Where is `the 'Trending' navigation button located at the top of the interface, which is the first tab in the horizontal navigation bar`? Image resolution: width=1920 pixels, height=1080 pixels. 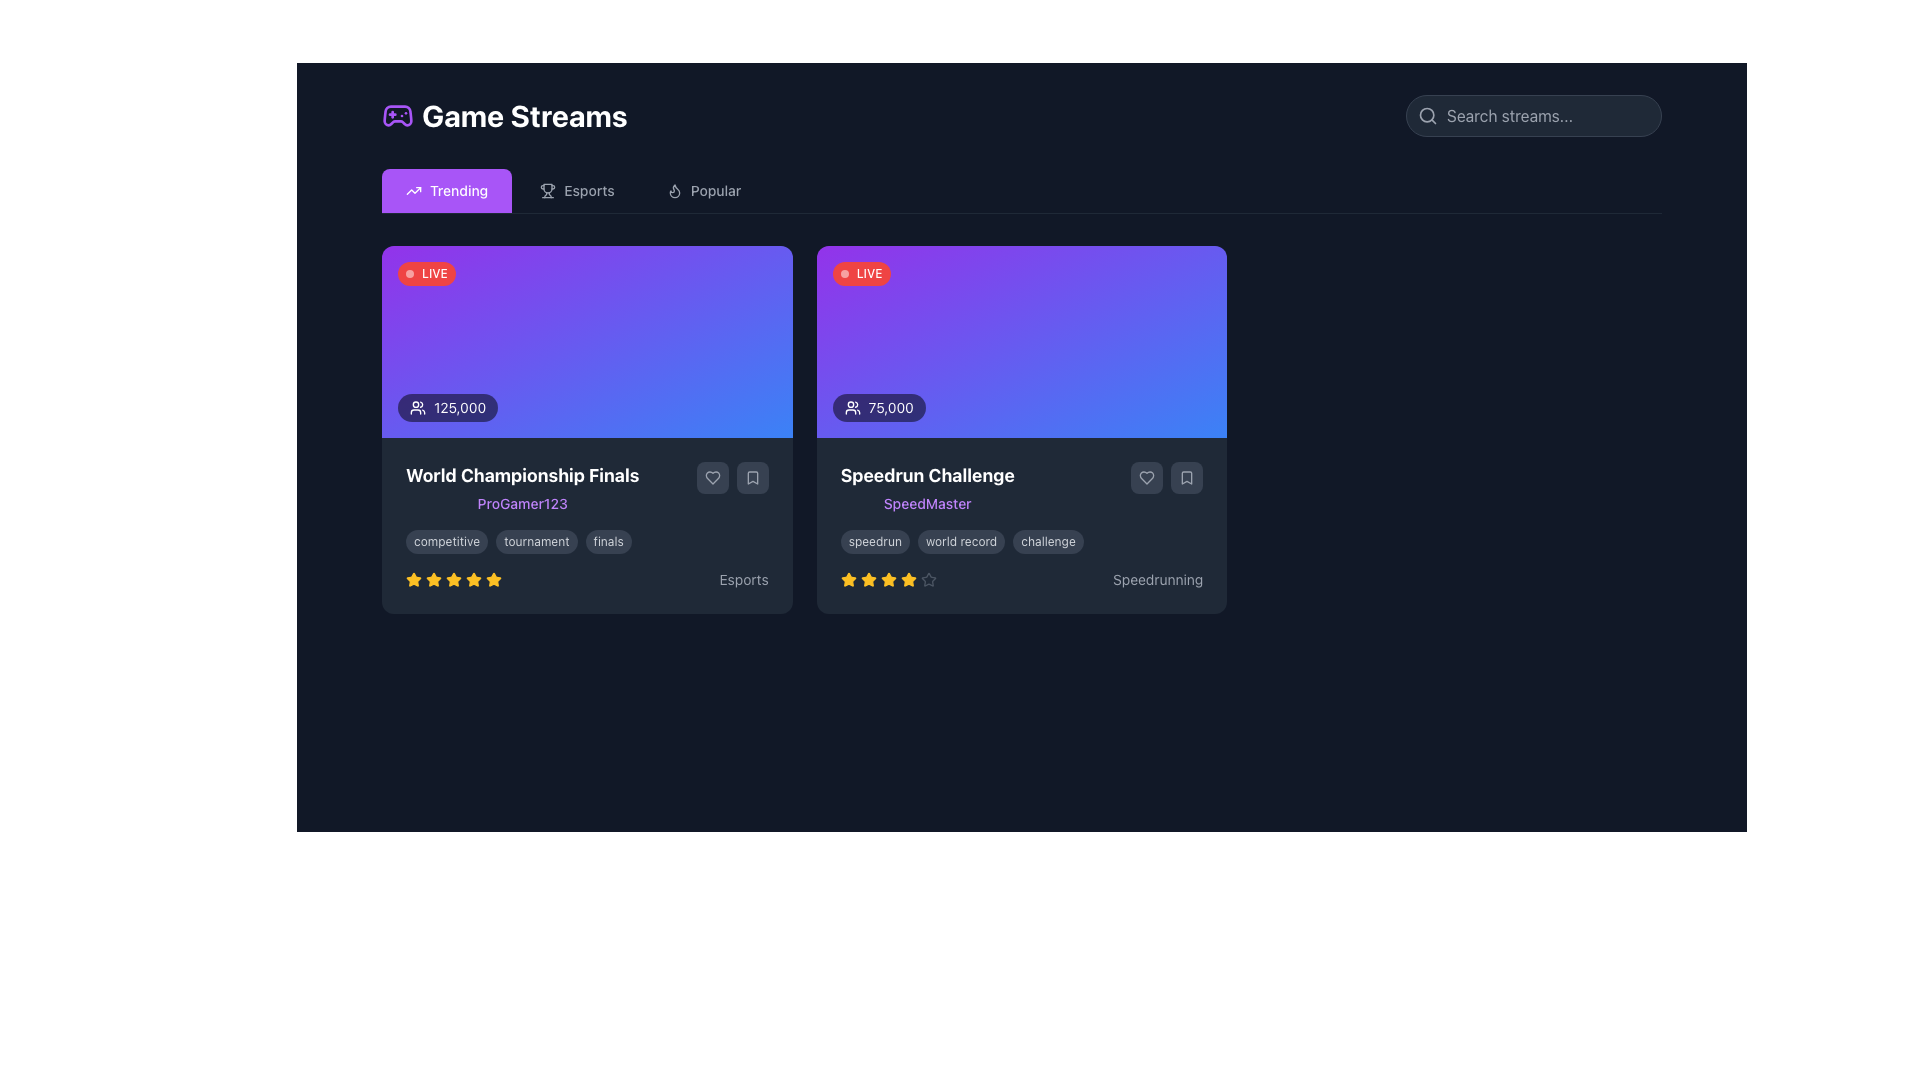
the 'Trending' navigation button located at the top of the interface, which is the first tab in the horizontal navigation bar is located at coordinates (446, 191).